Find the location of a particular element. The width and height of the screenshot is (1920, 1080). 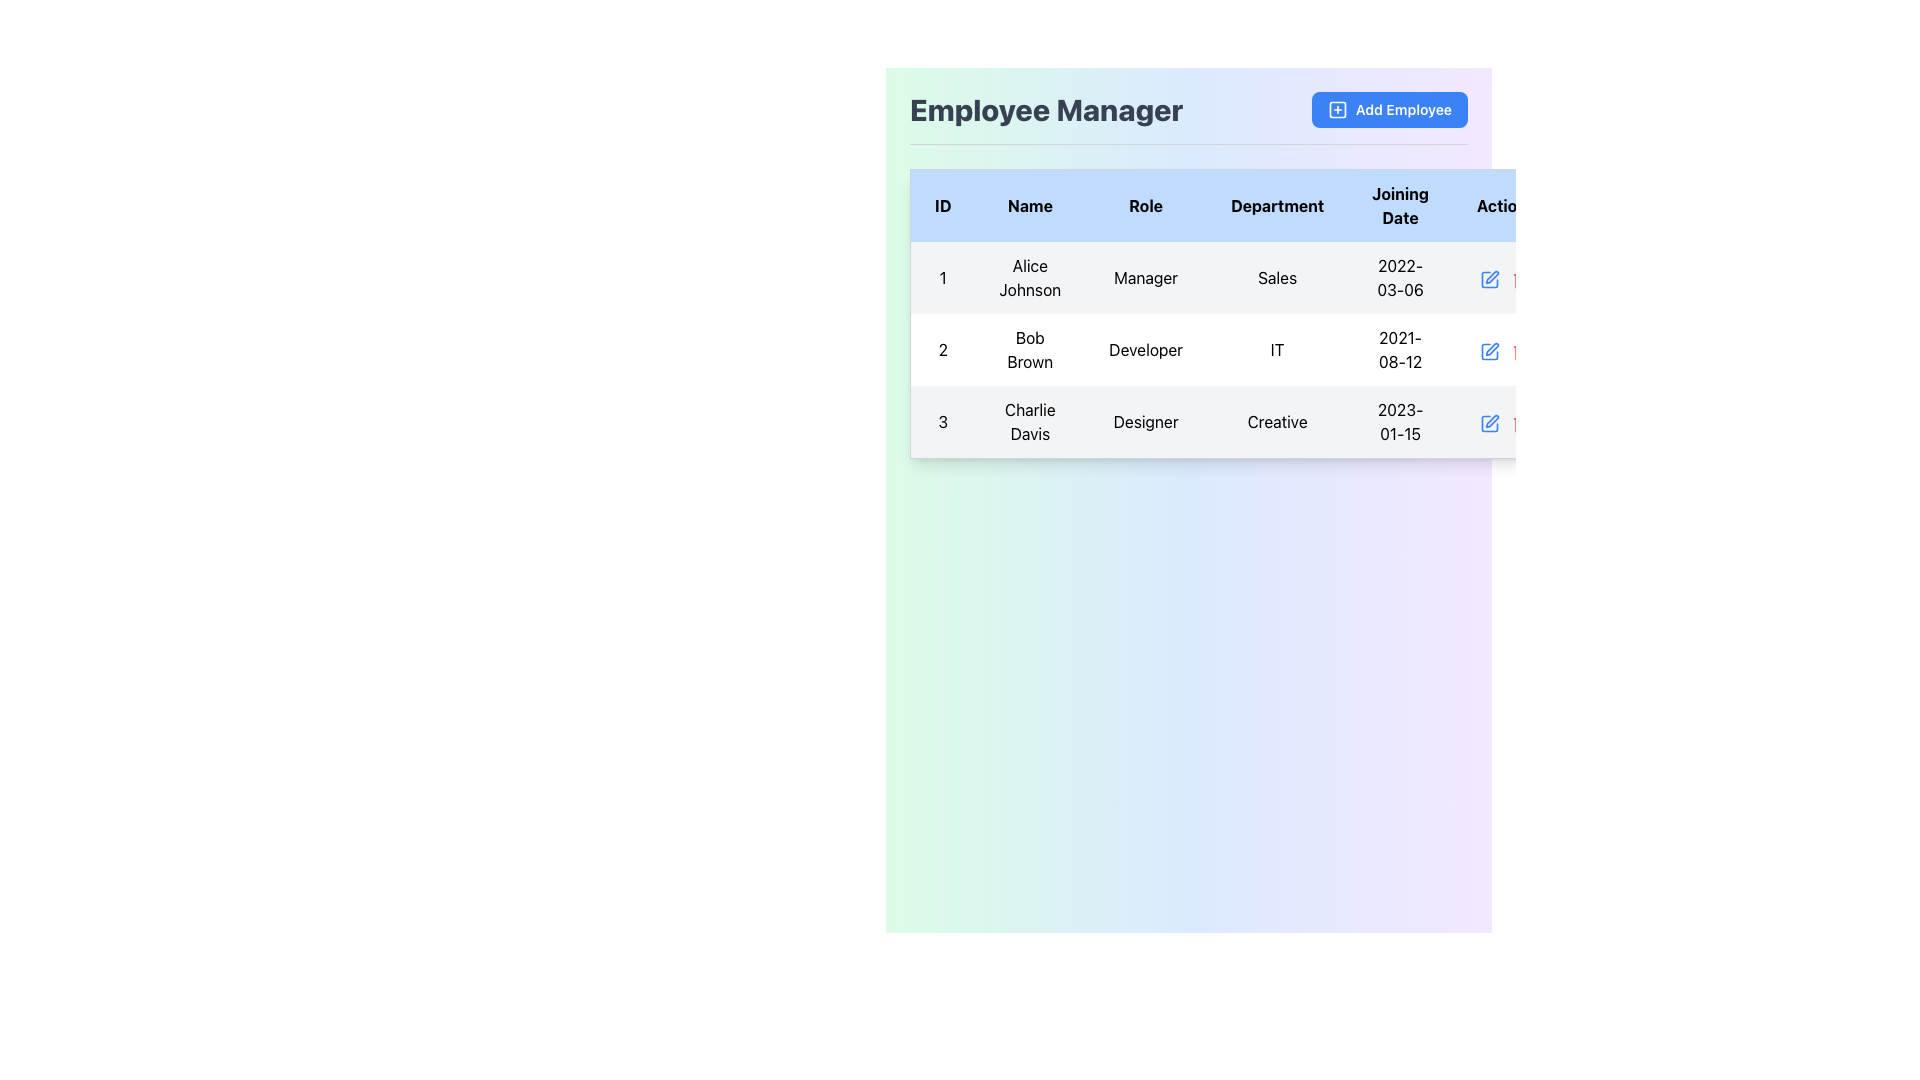

on the blue outlined square icon that is part of the 'Add Employee' button located at the top-right corner of the interface is located at coordinates (1337, 110).